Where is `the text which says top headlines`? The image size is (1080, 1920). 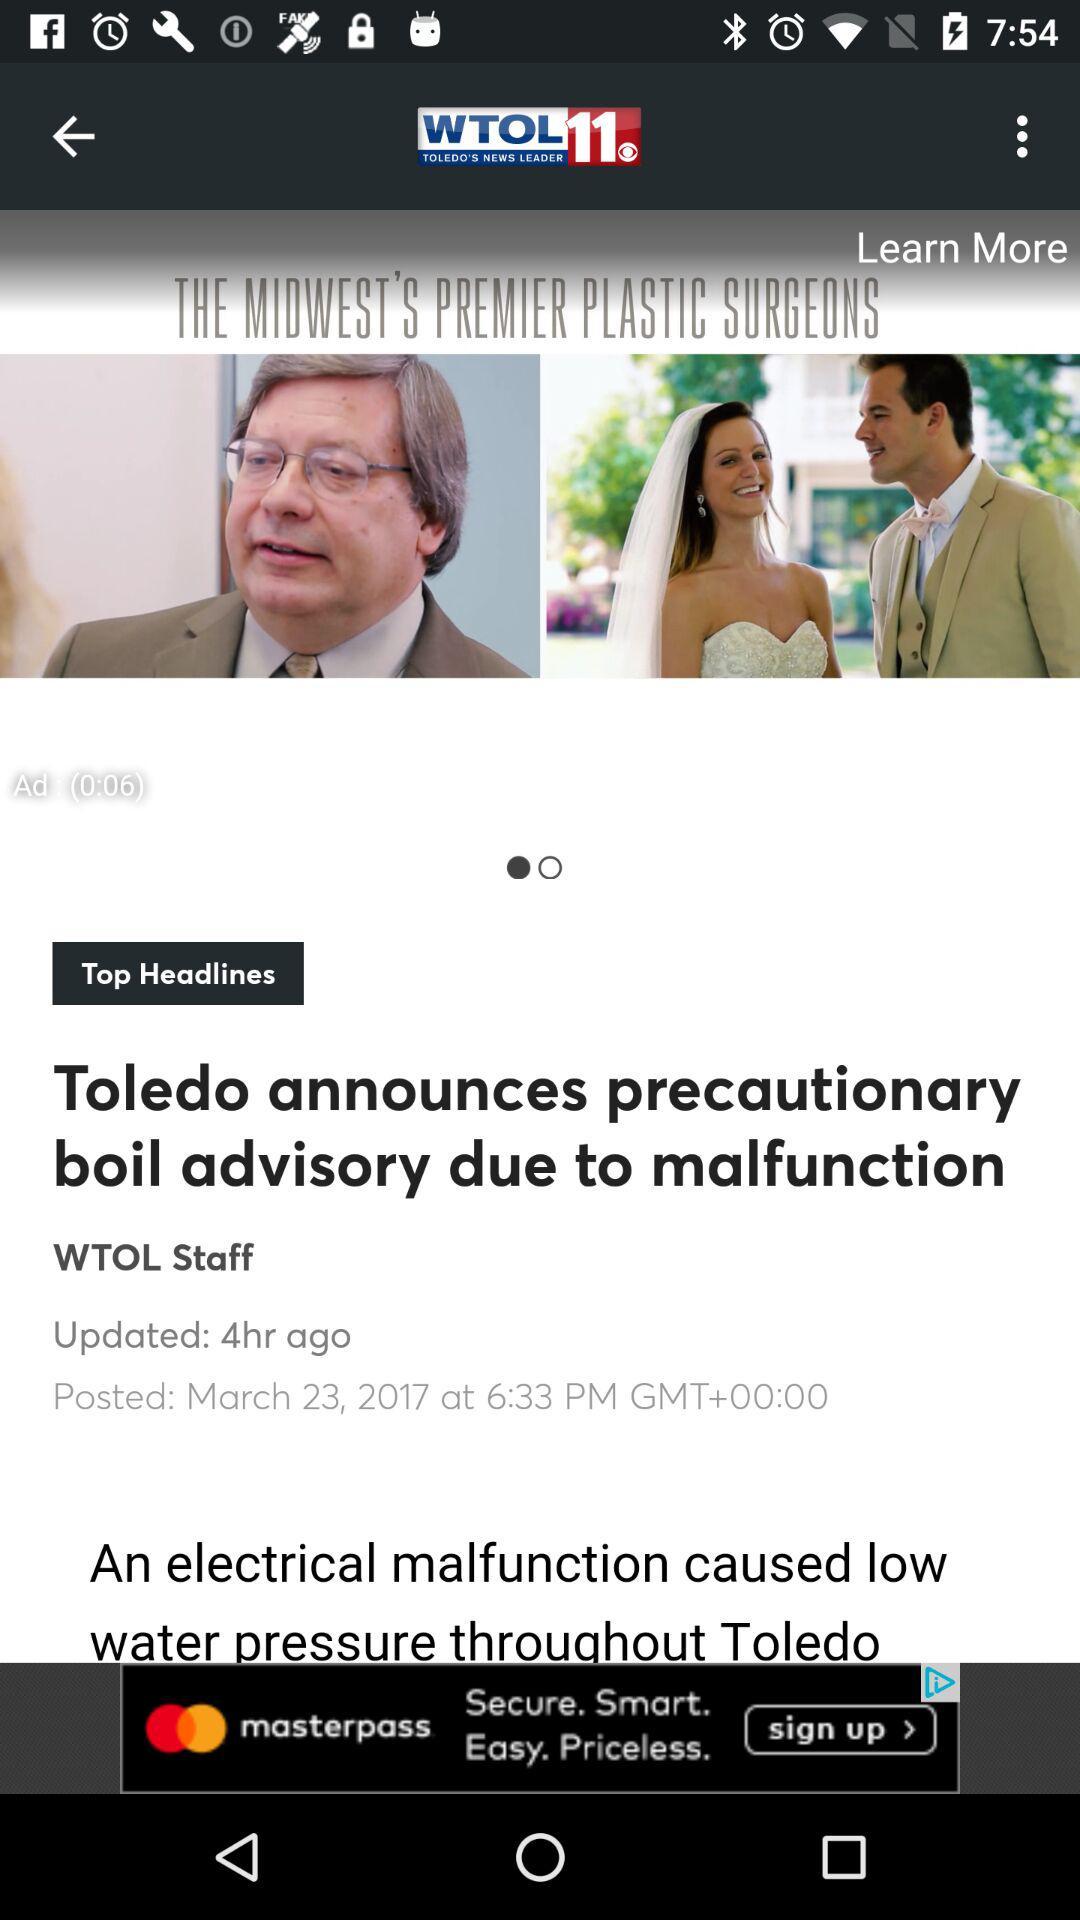 the text which says top headlines is located at coordinates (177, 973).